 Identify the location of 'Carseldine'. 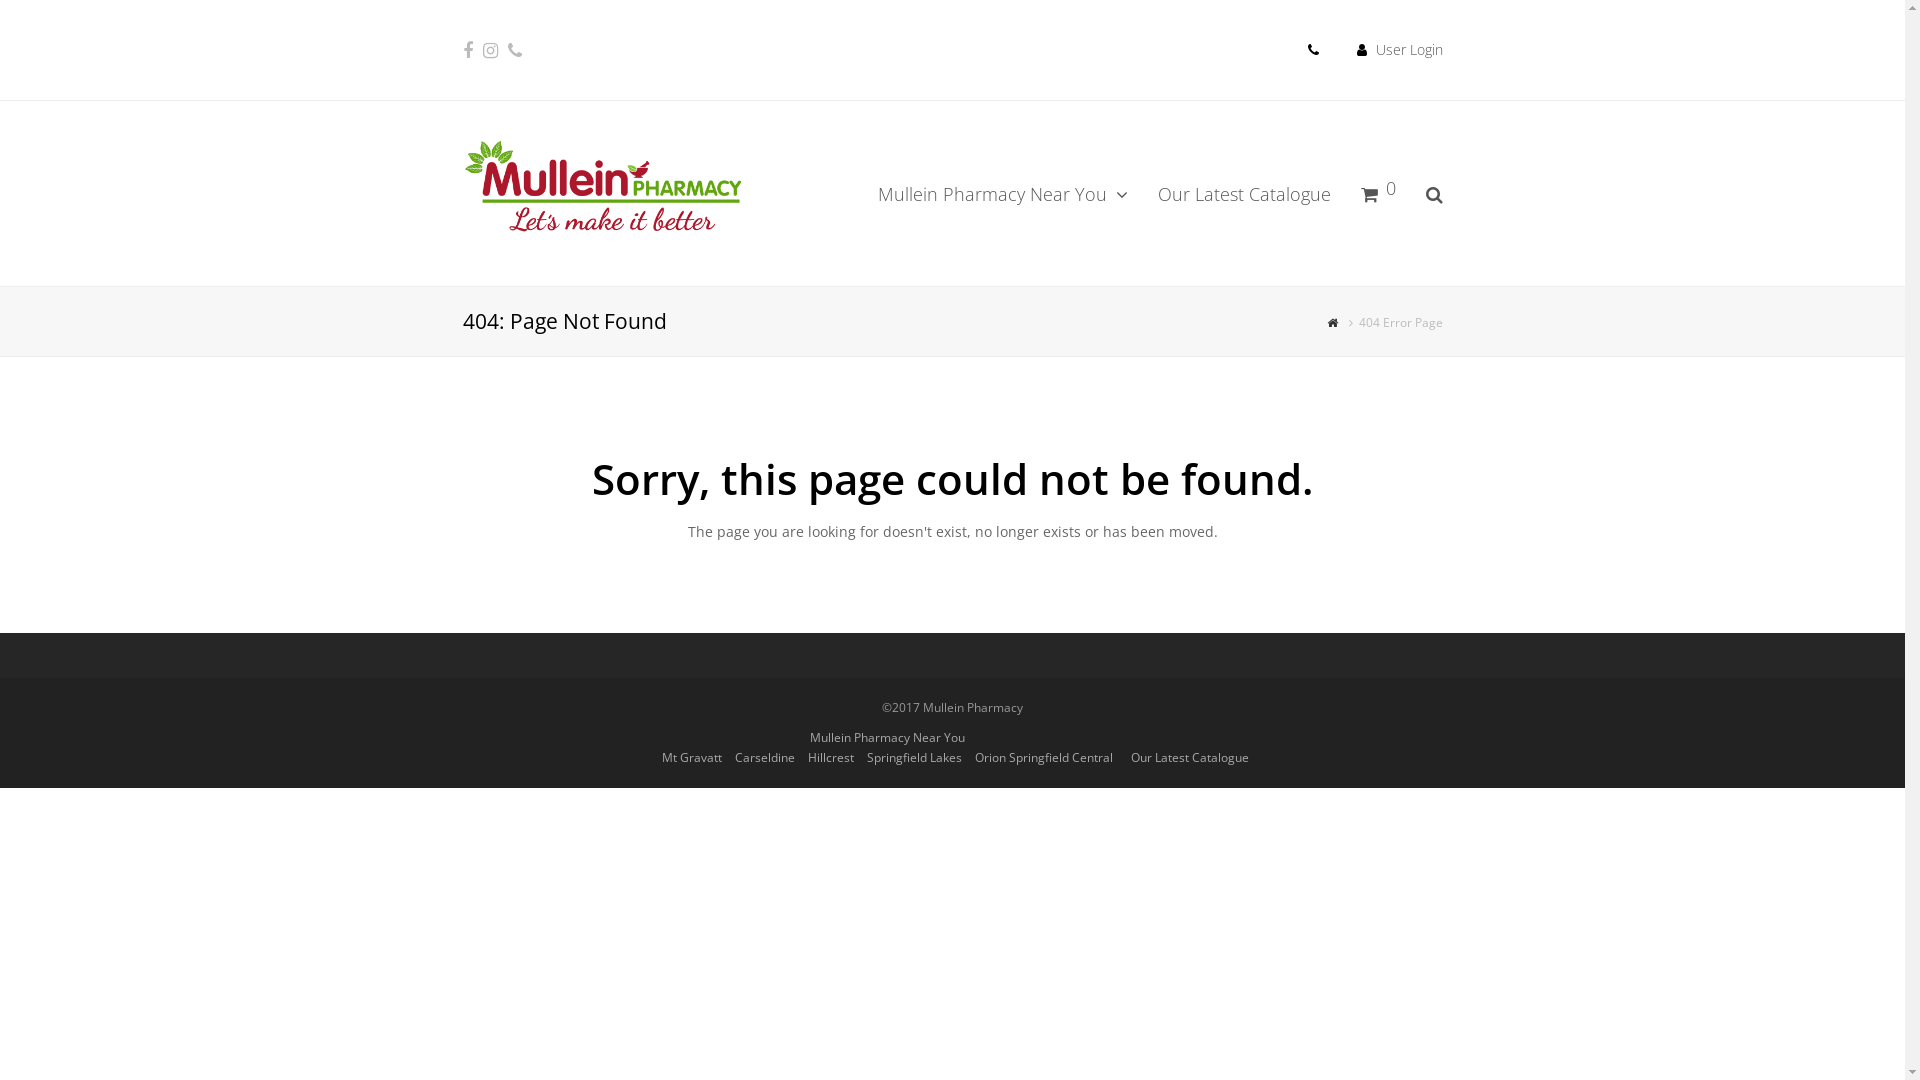
(762, 757).